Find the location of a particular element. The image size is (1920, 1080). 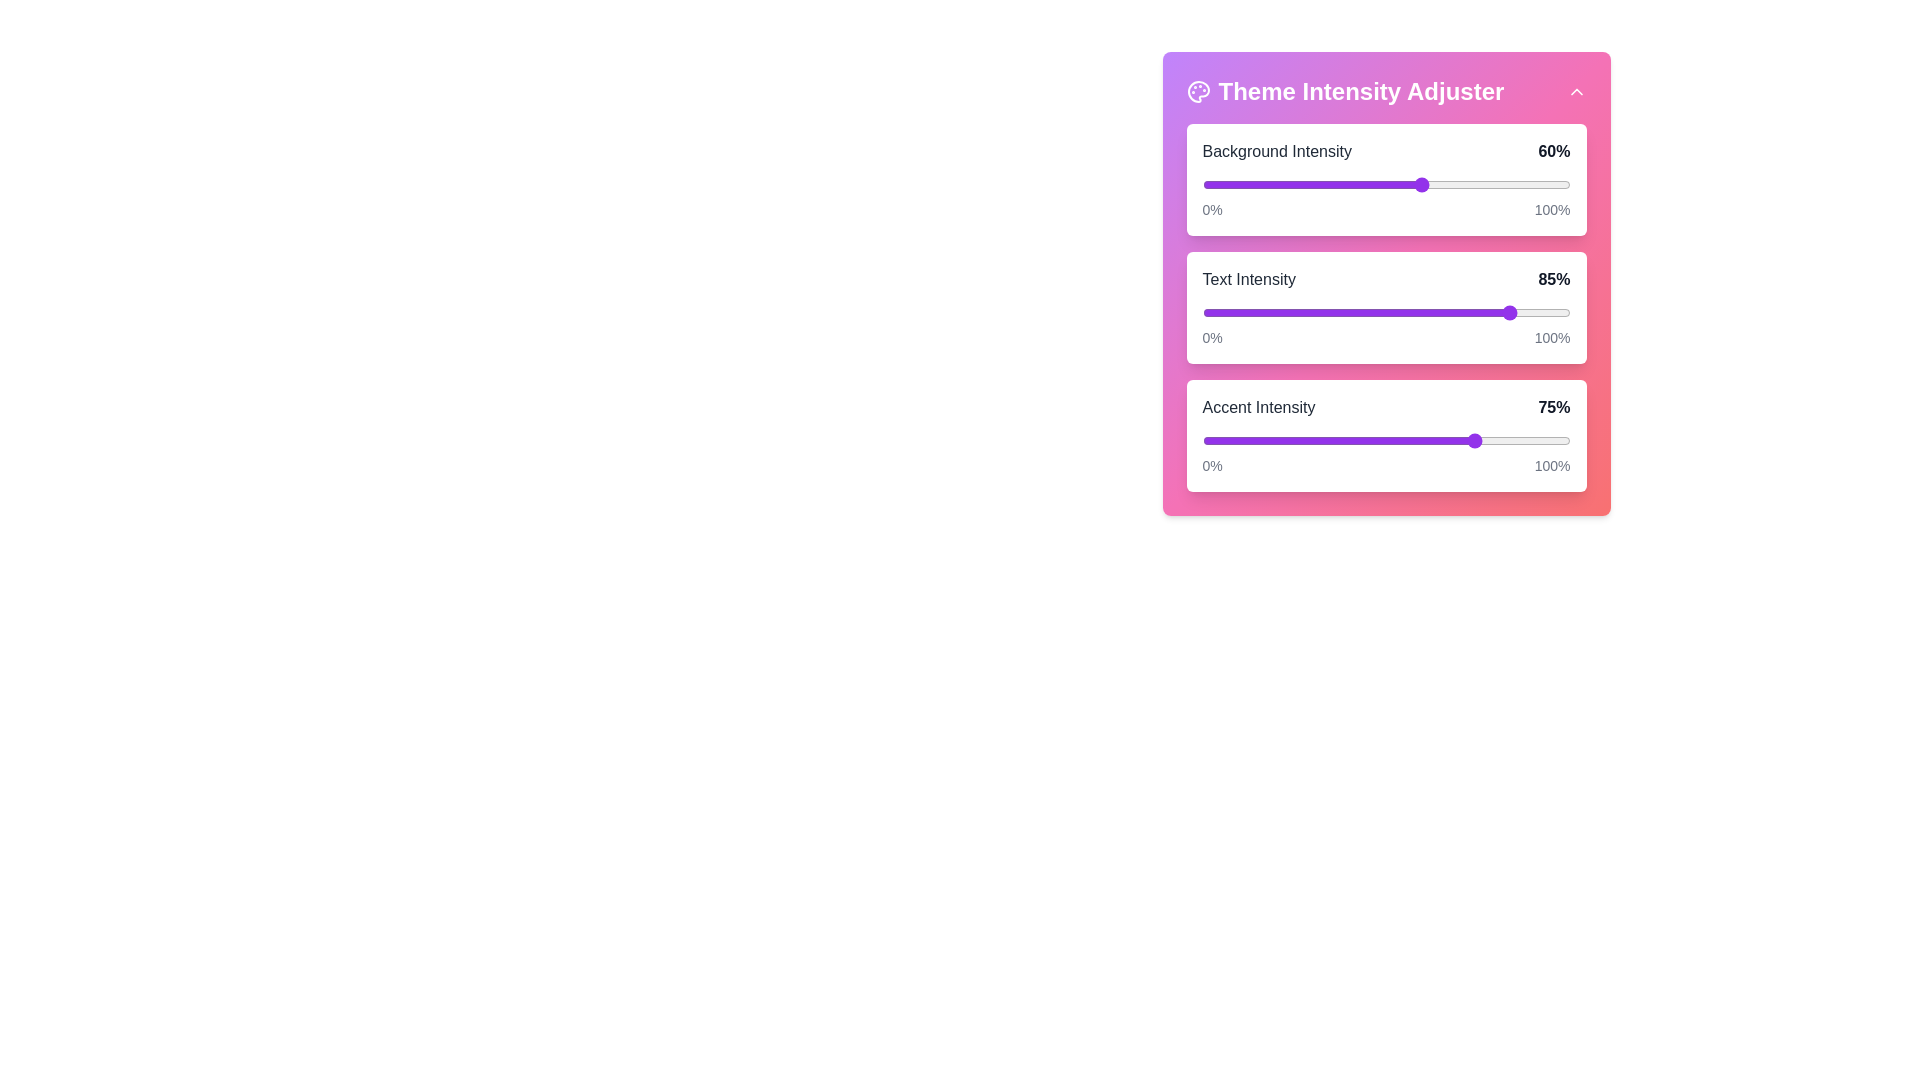

the background intensity is located at coordinates (1539, 185).